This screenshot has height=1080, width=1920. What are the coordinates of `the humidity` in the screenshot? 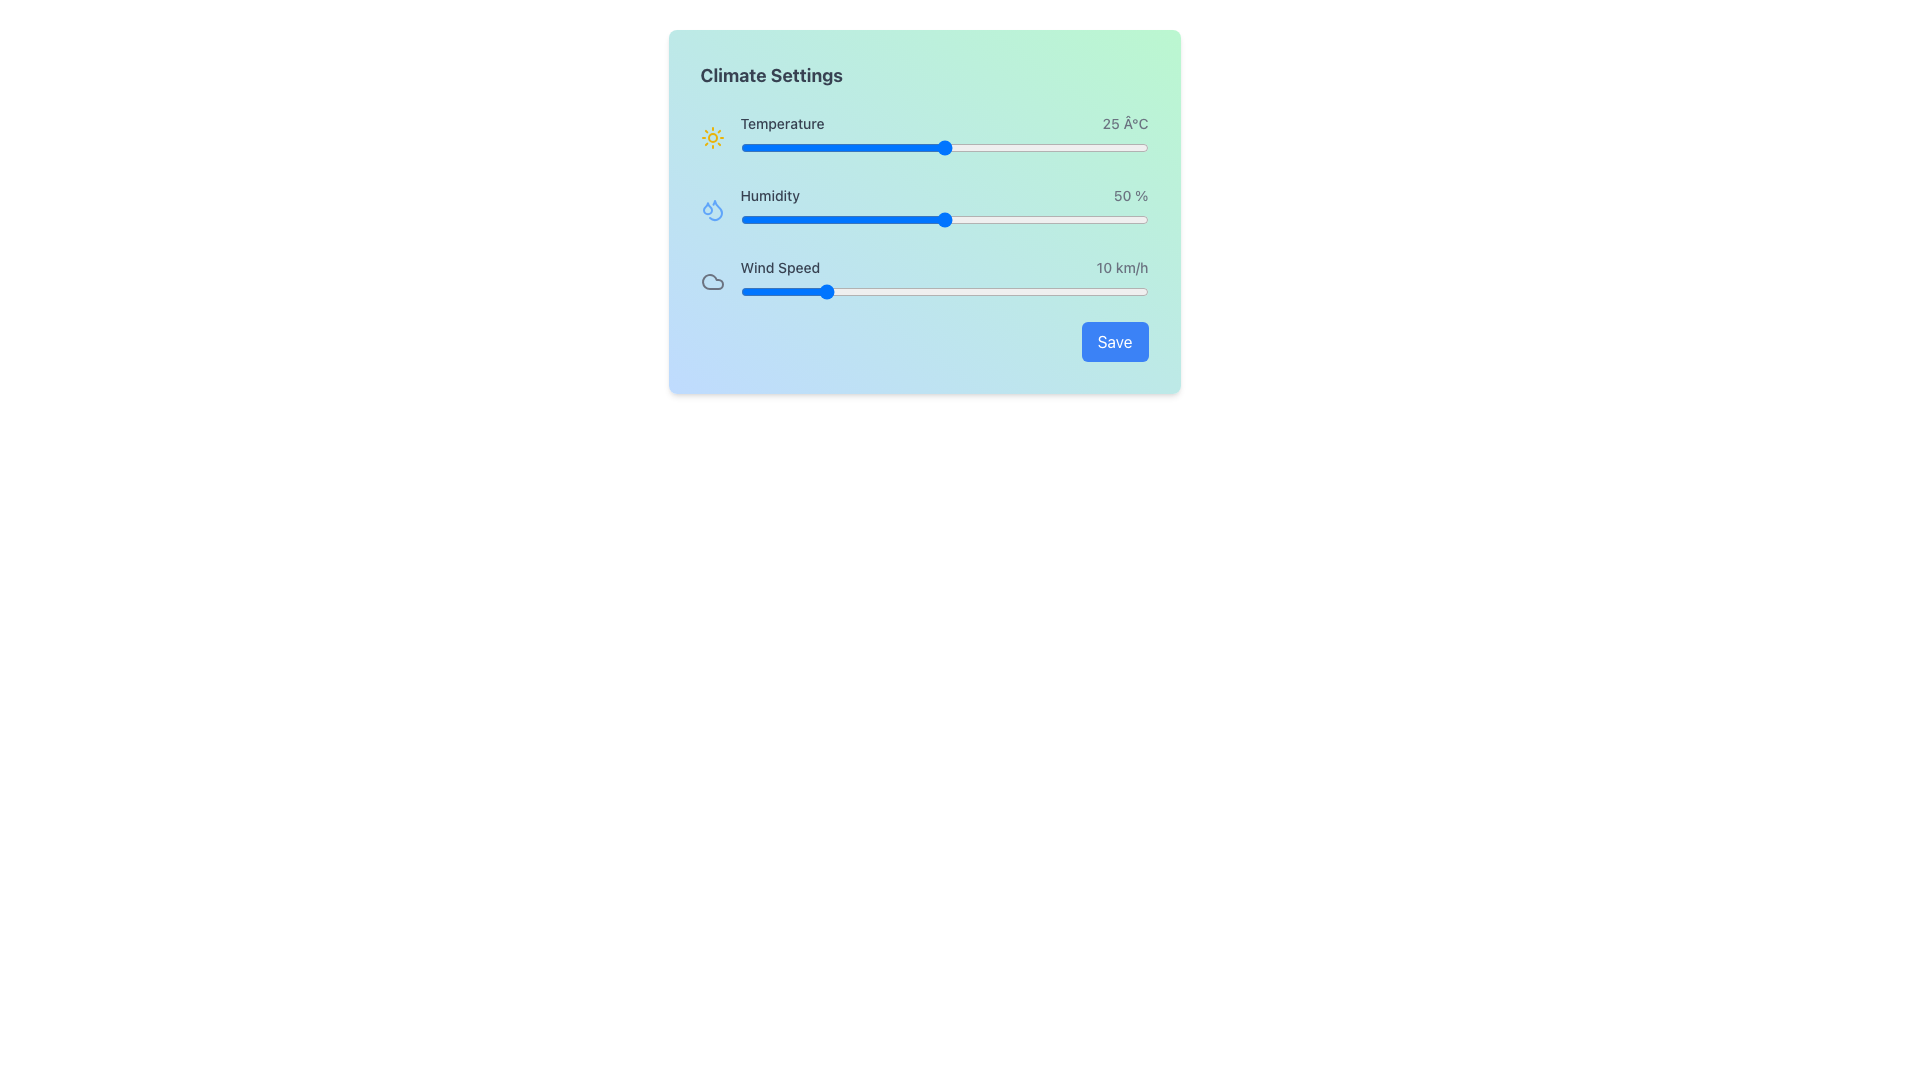 It's located at (809, 219).